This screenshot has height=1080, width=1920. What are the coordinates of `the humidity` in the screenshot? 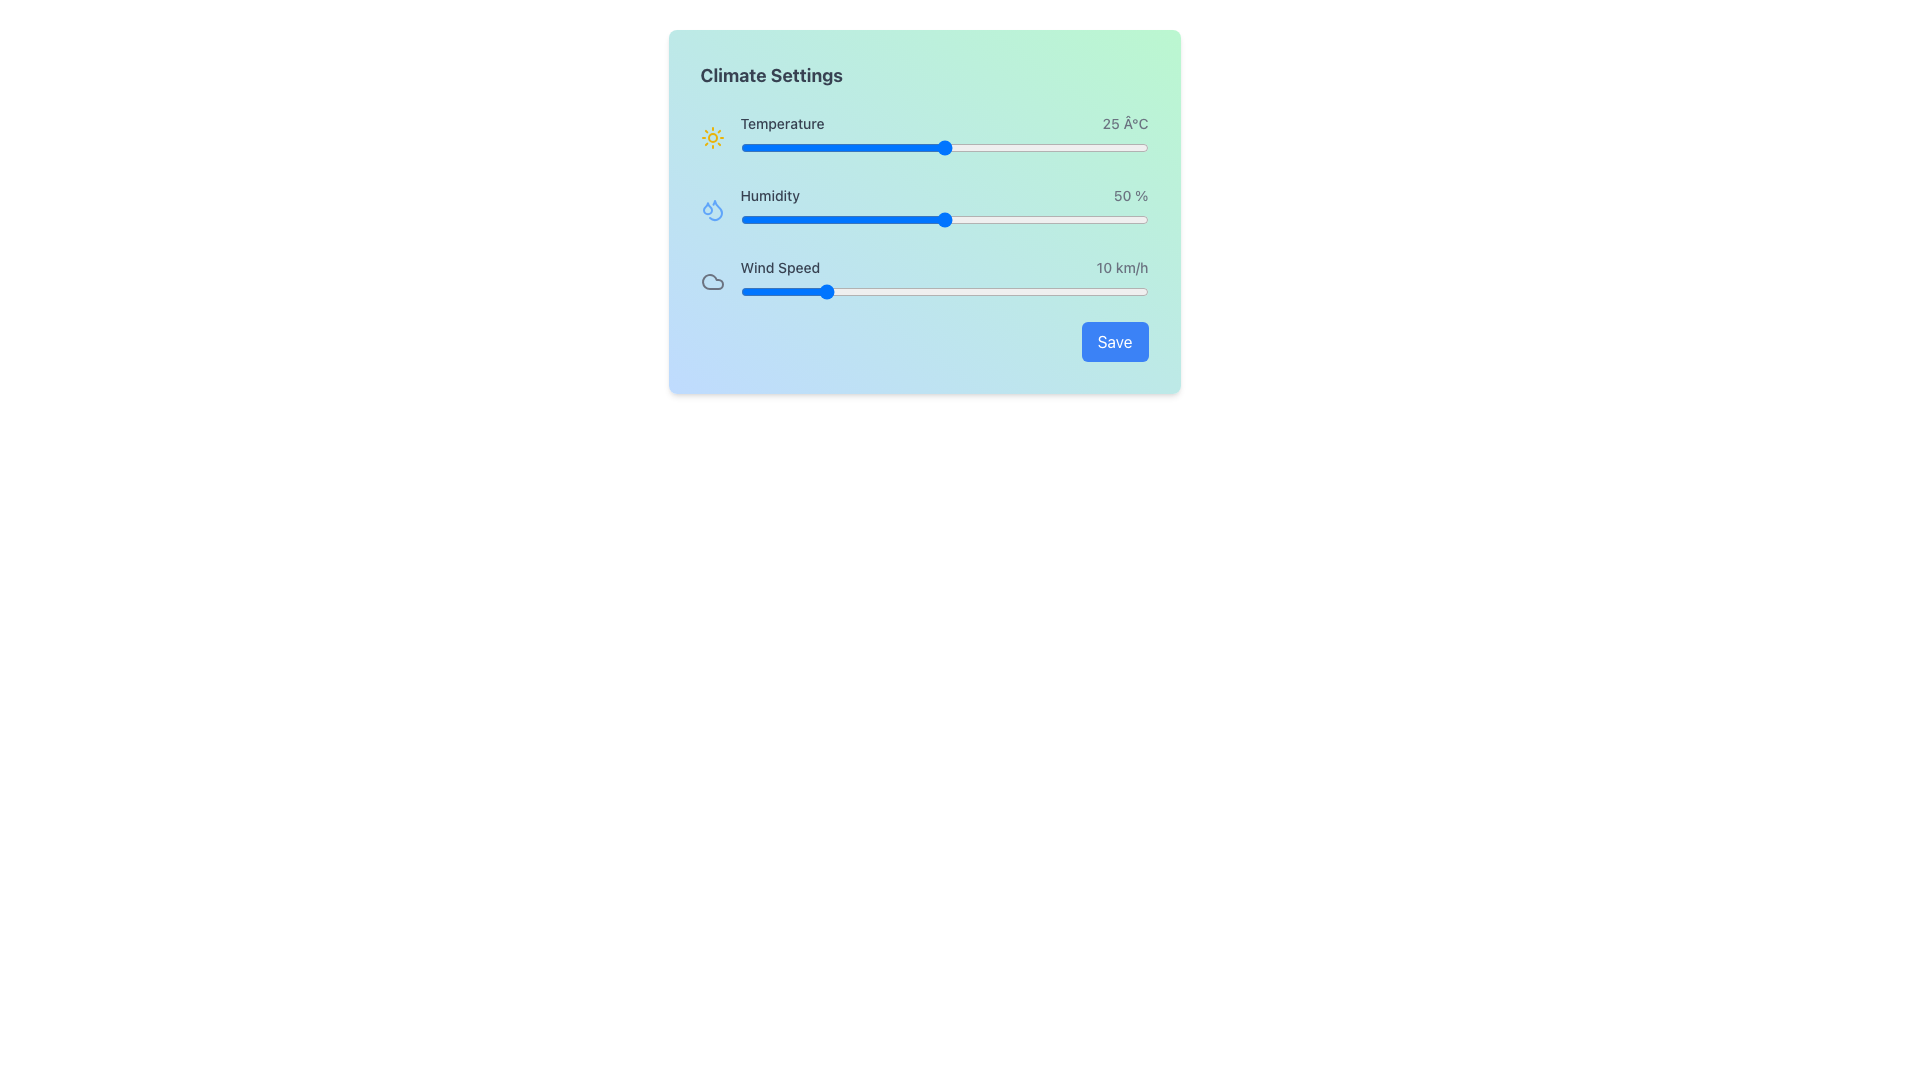 It's located at (809, 219).